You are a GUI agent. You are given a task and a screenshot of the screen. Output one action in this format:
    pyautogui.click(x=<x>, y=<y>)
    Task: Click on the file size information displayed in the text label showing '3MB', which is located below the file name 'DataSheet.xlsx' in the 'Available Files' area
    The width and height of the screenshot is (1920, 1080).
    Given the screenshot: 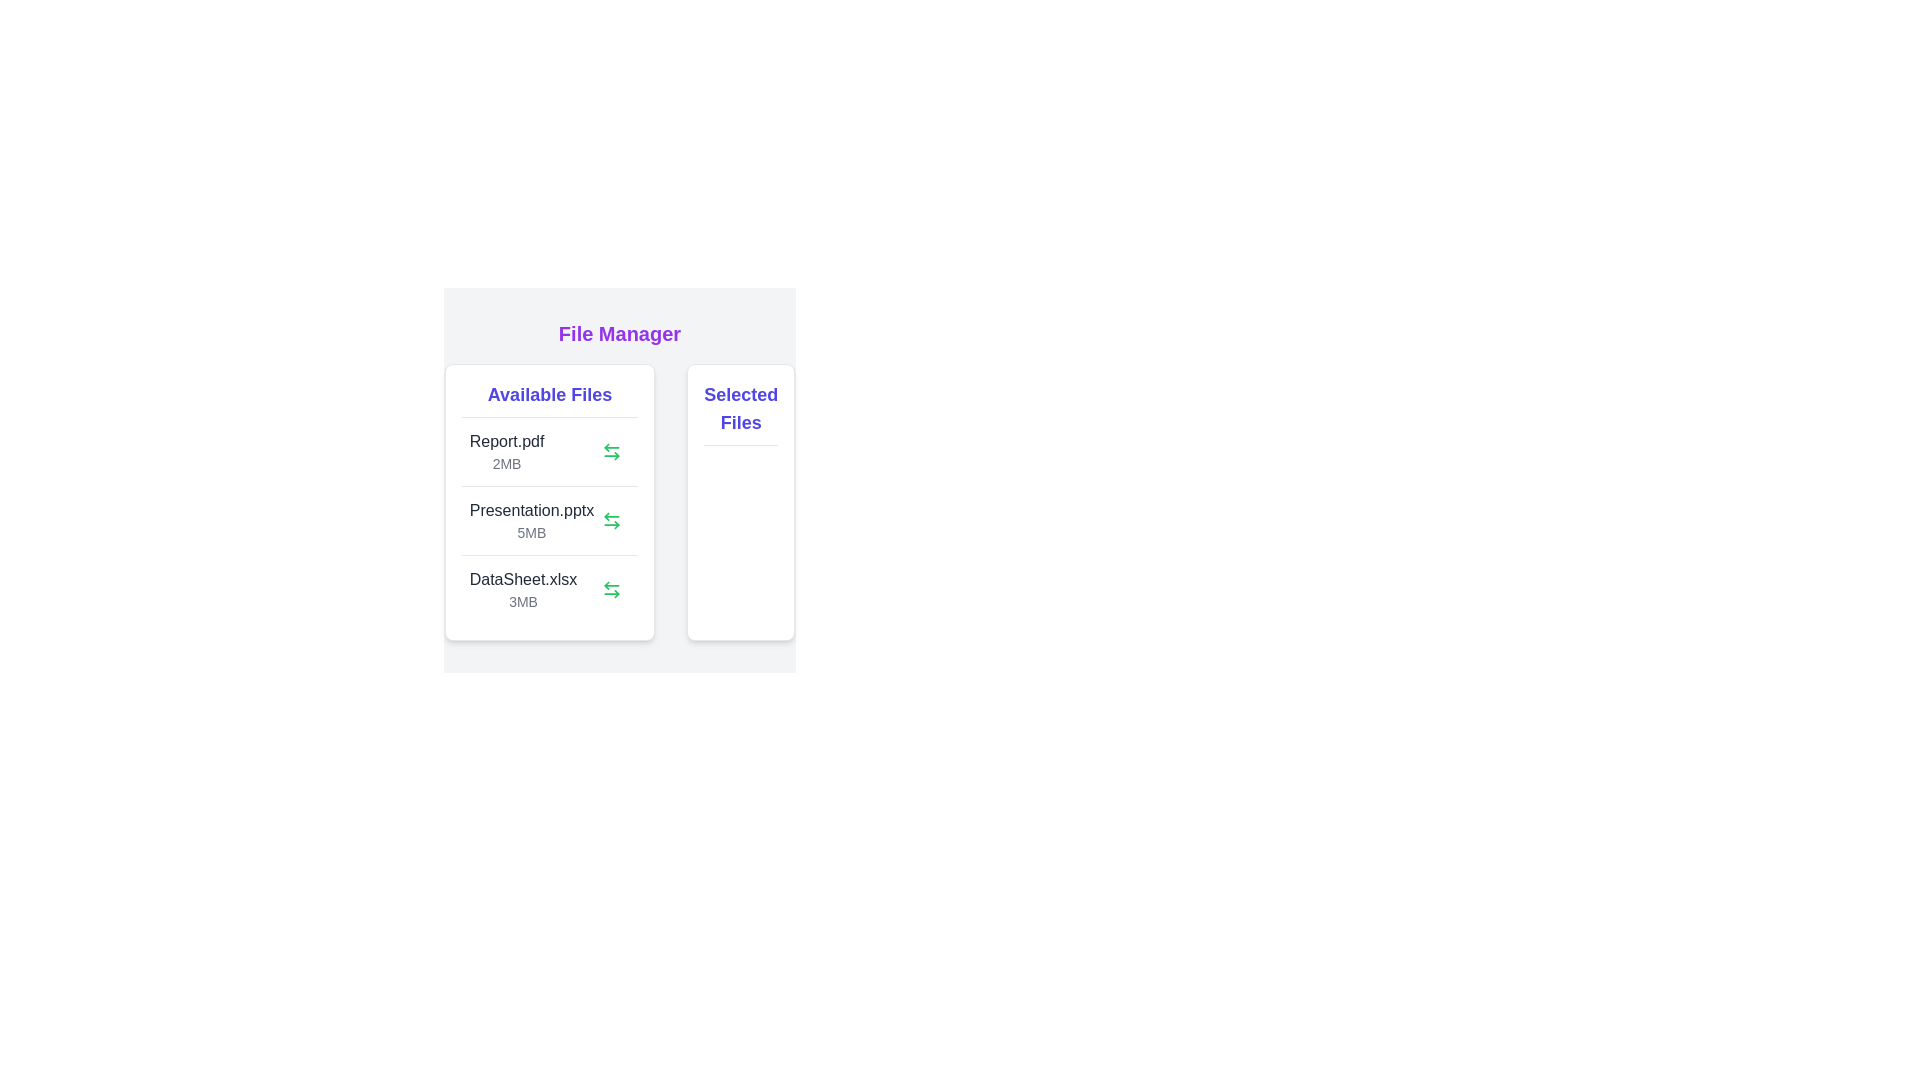 What is the action you would take?
    pyautogui.click(x=523, y=600)
    